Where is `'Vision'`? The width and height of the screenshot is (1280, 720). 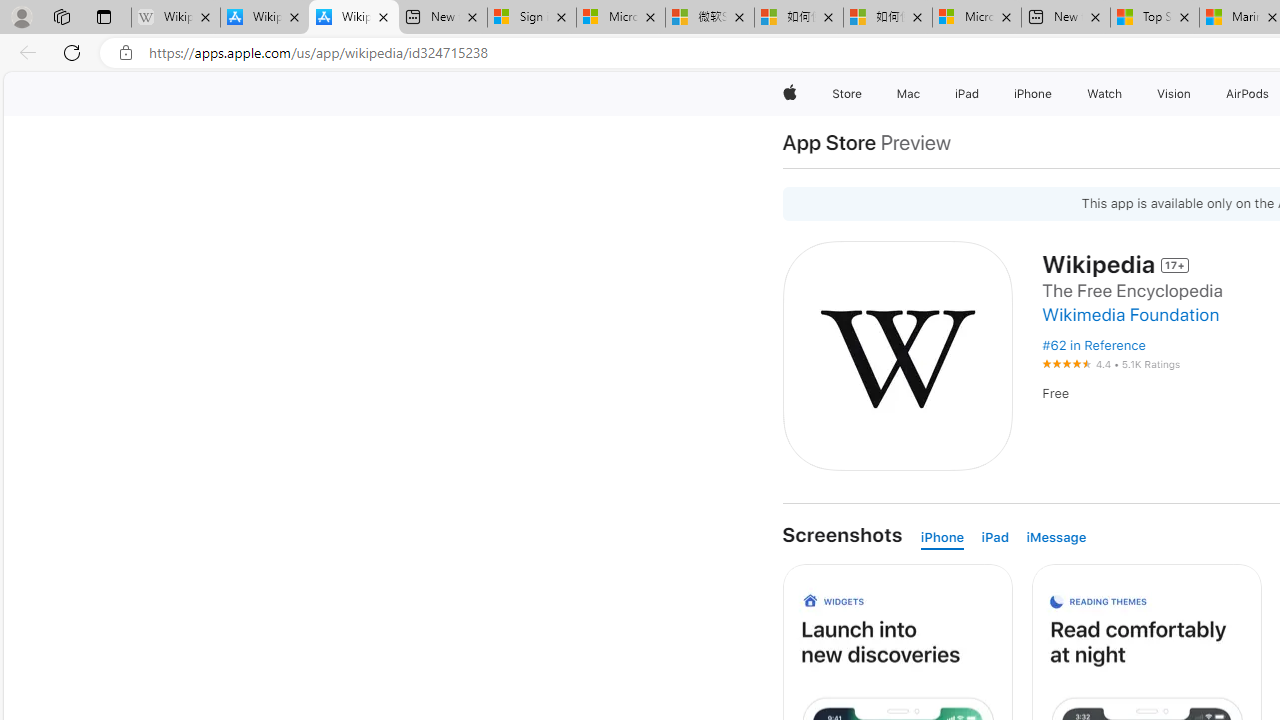
'Vision' is located at coordinates (1175, 93).